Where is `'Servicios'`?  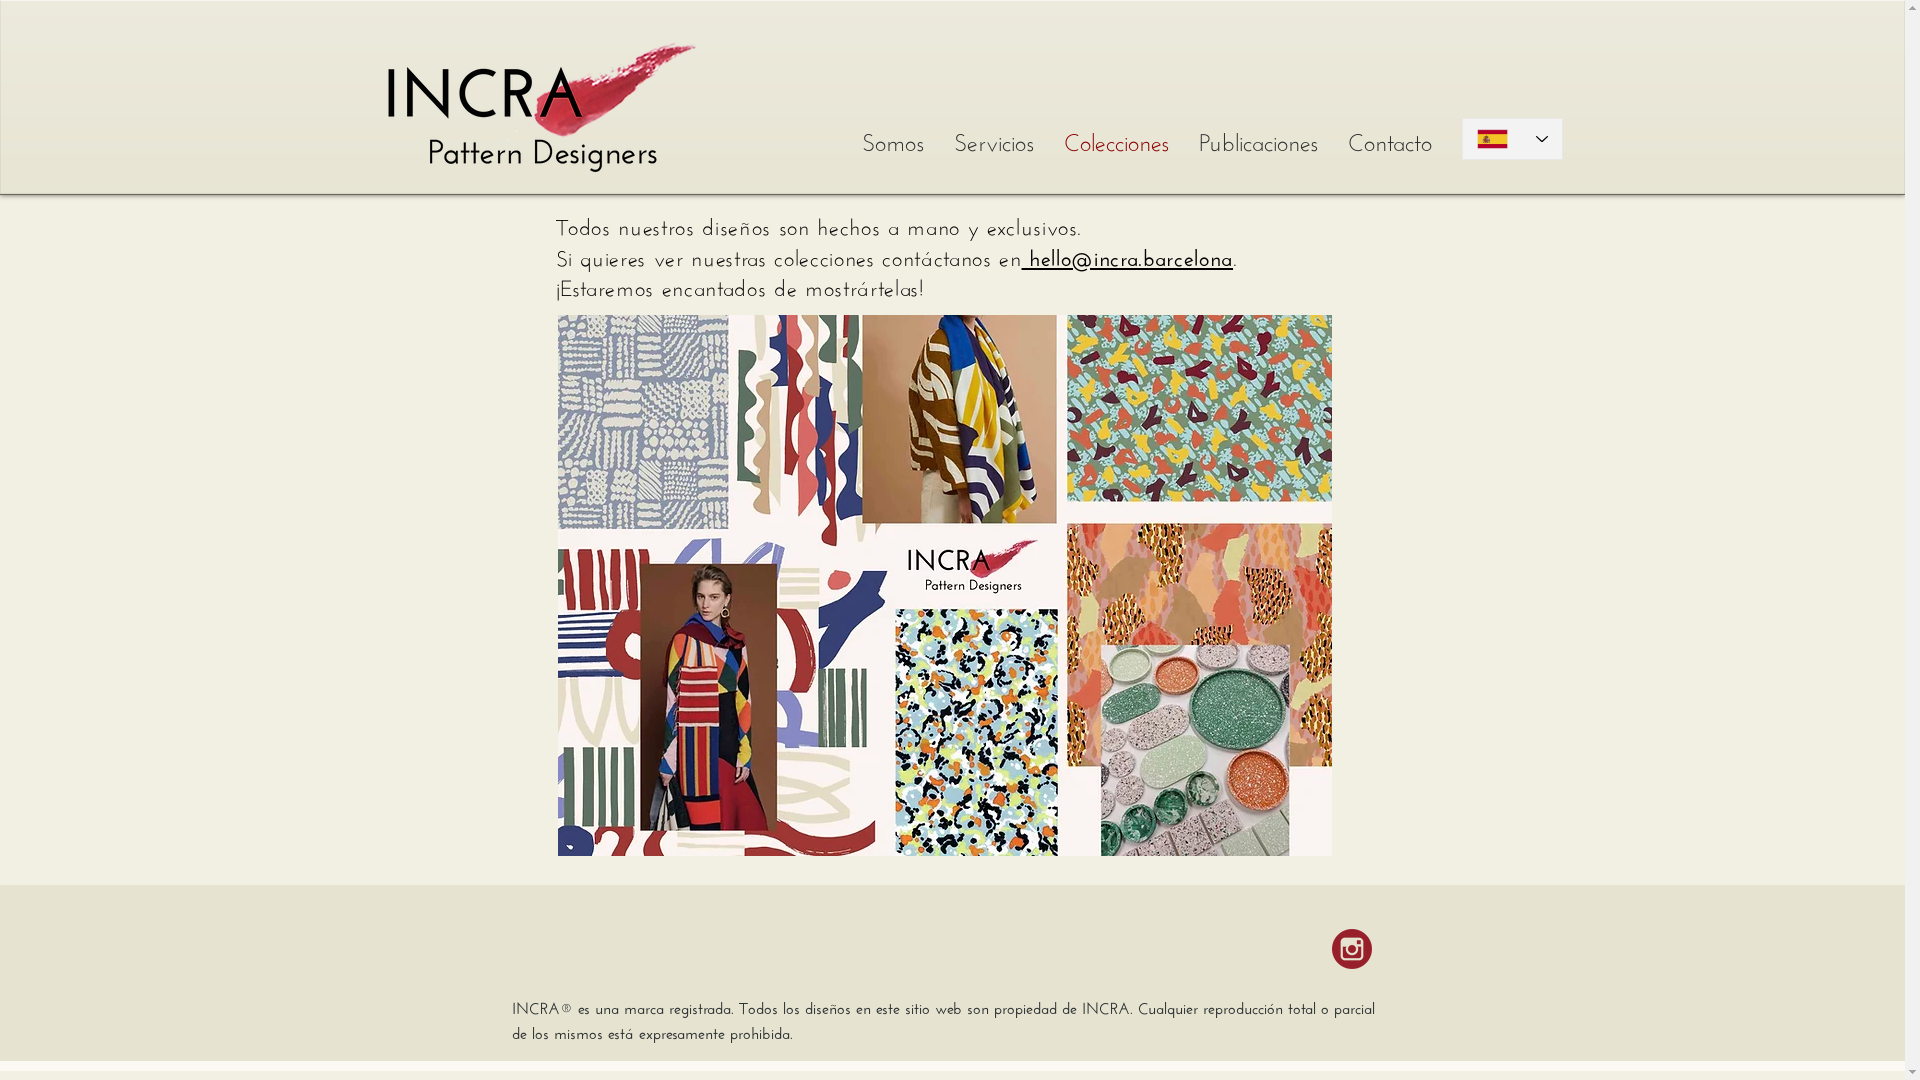 'Servicios' is located at coordinates (993, 137).